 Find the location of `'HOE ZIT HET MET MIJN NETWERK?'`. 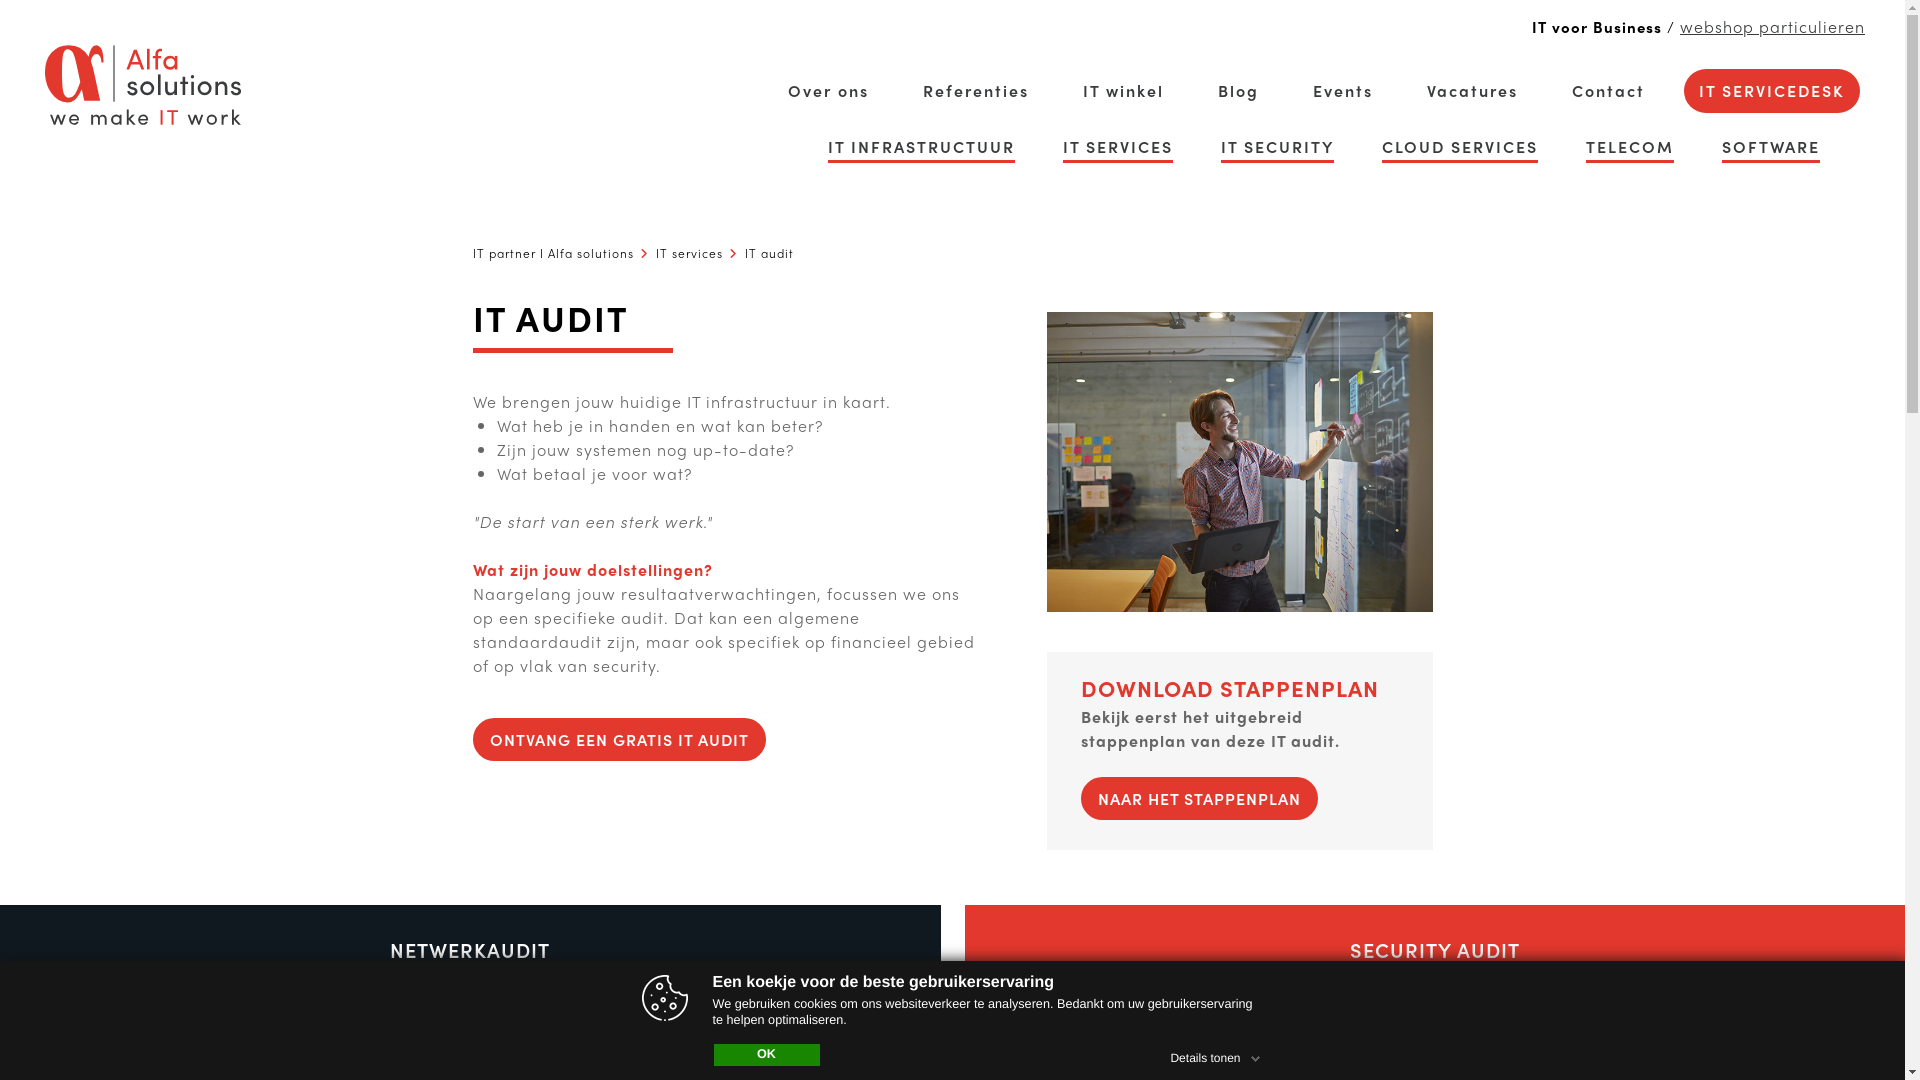

'HOE ZIT HET MET MIJN NETWERK?' is located at coordinates (469, 1016).